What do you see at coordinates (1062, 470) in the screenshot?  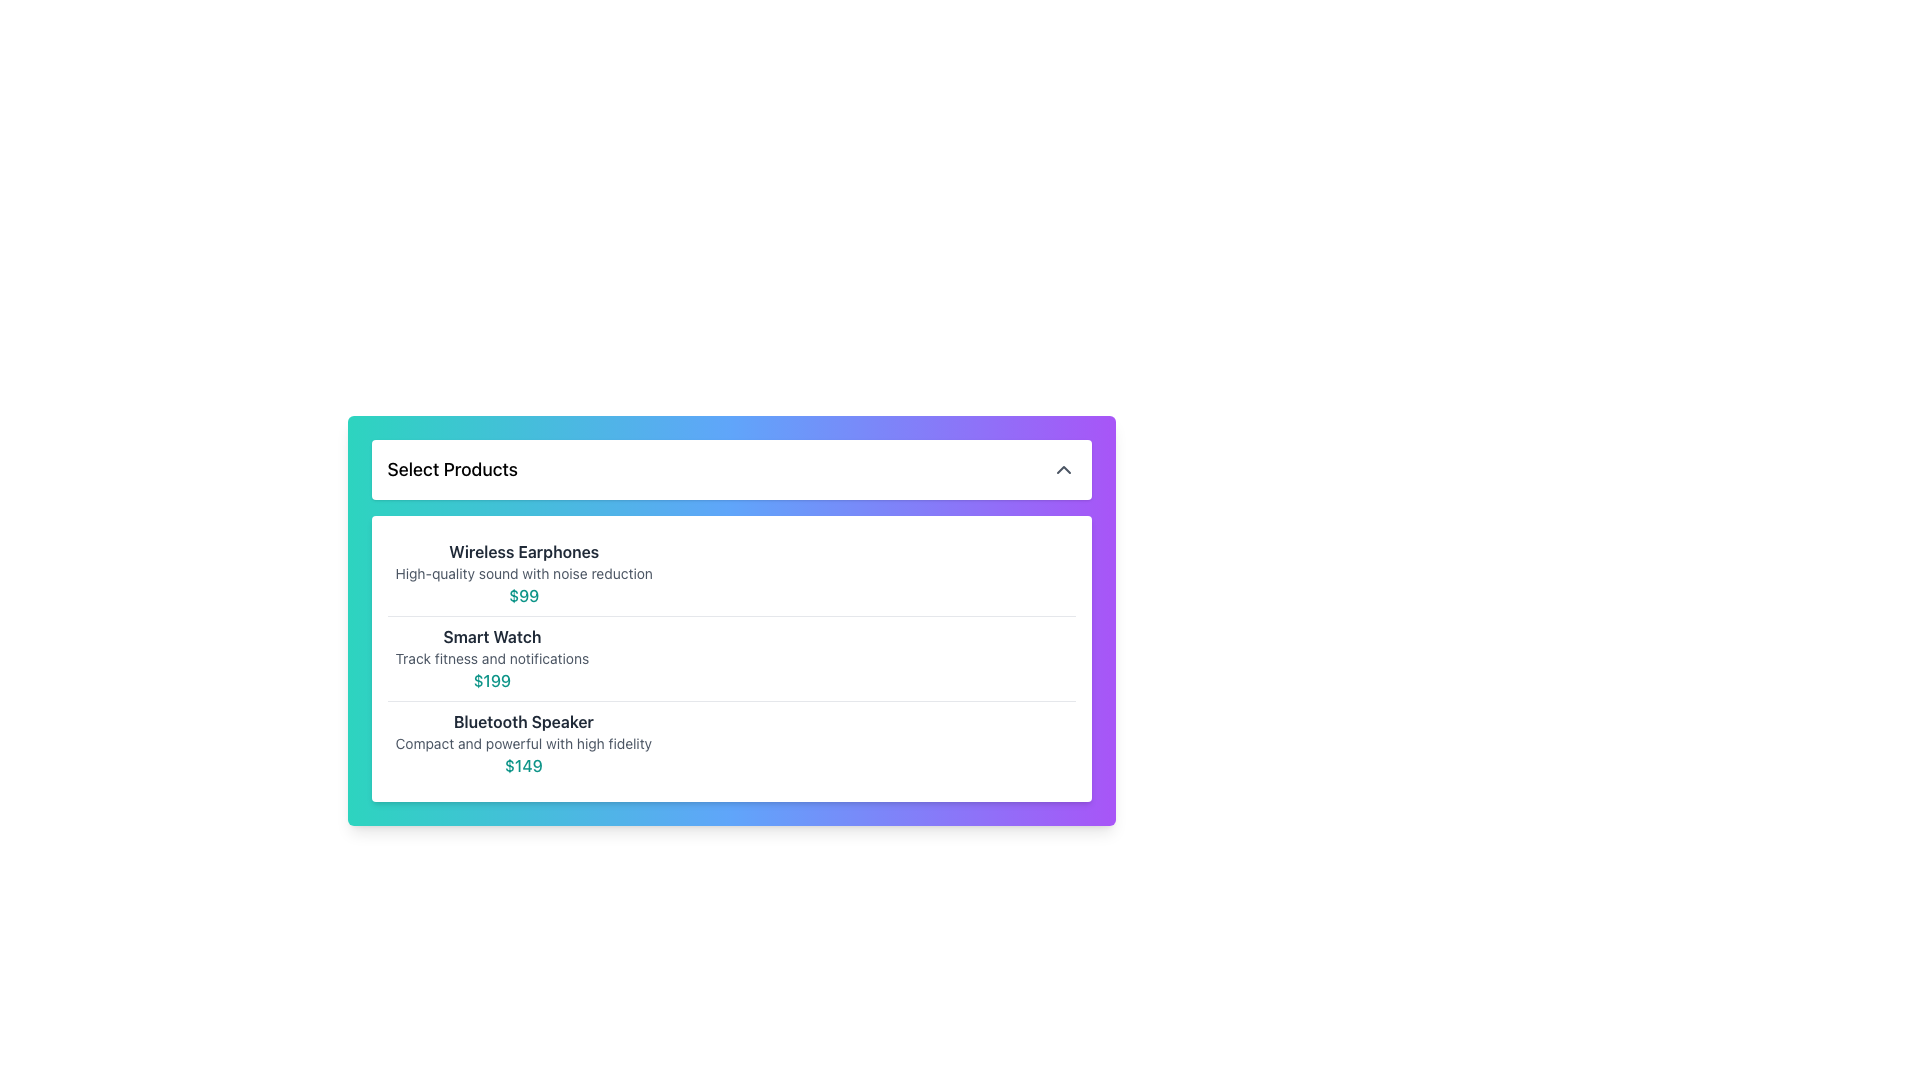 I see `the toggle icon` at bounding box center [1062, 470].